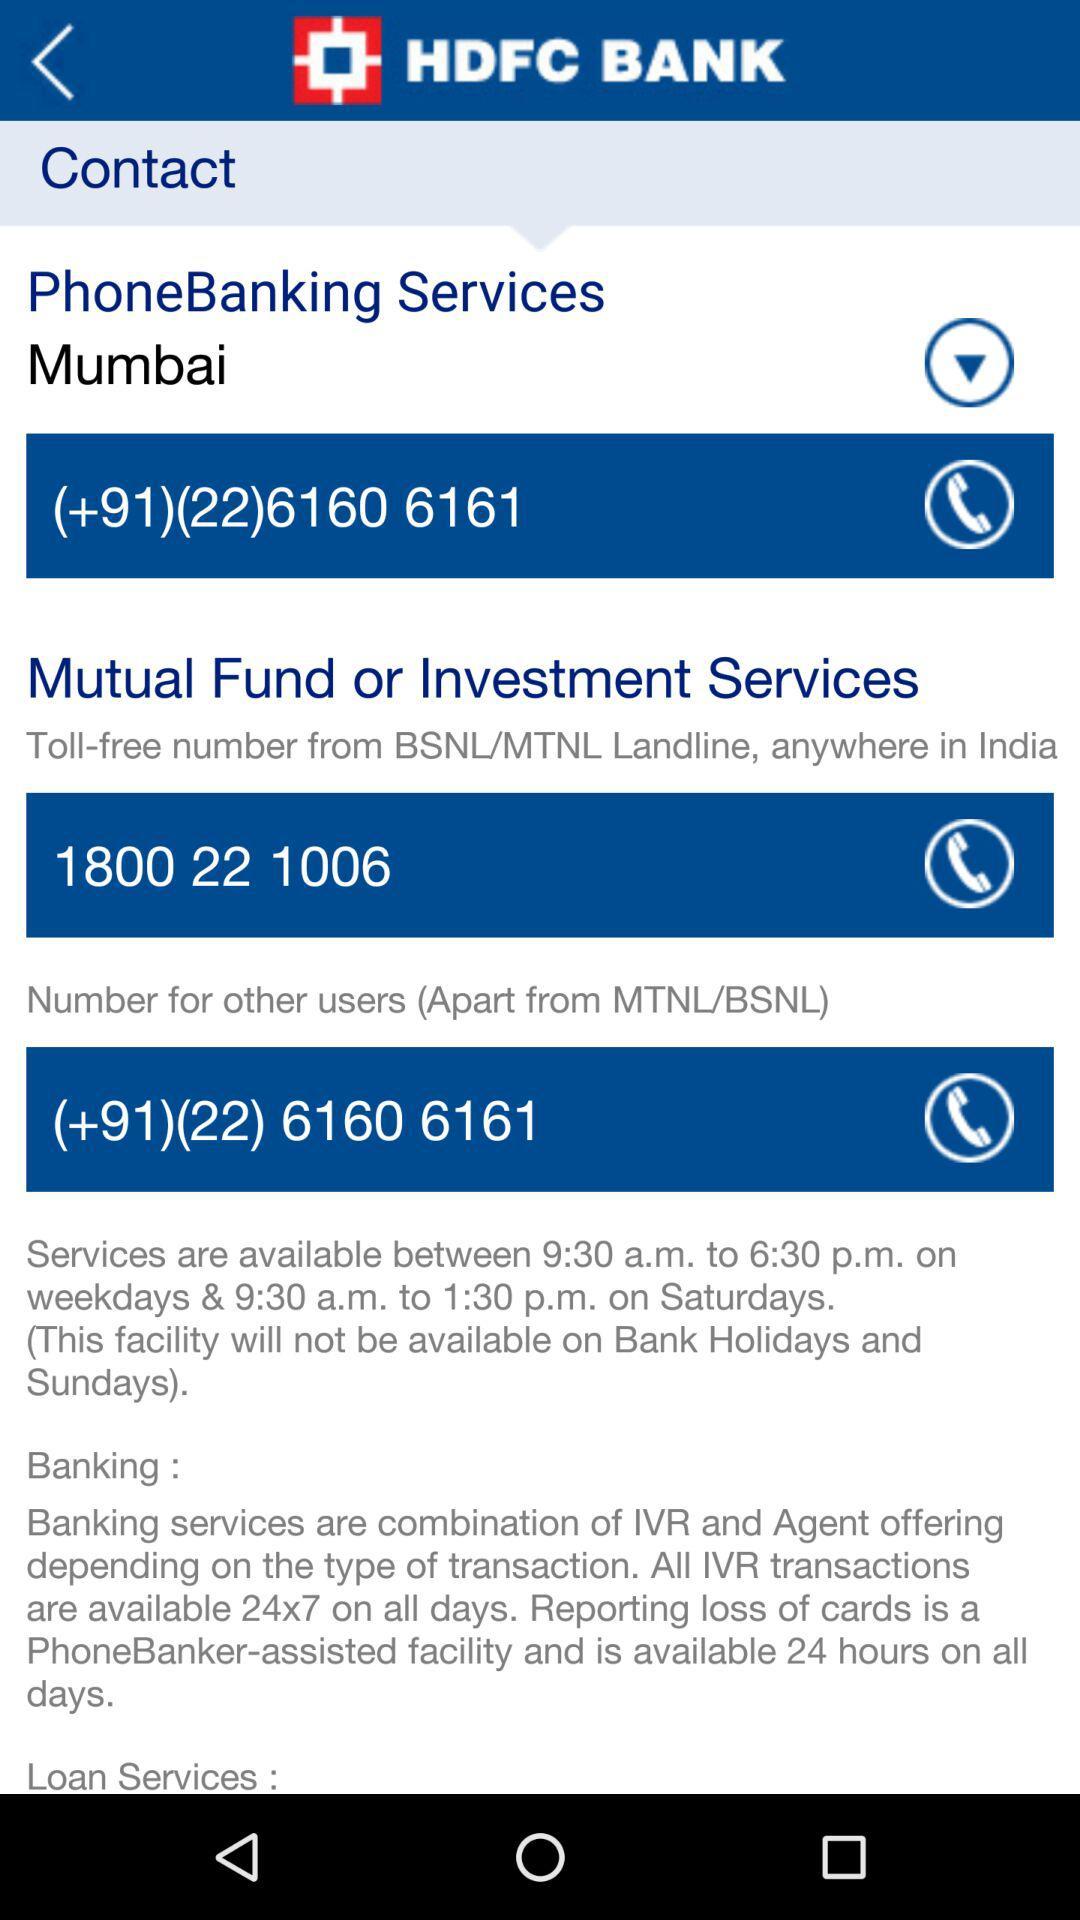 This screenshot has width=1080, height=1920. Describe the element at coordinates (327, 363) in the screenshot. I see `app below phonebanking services item` at that location.